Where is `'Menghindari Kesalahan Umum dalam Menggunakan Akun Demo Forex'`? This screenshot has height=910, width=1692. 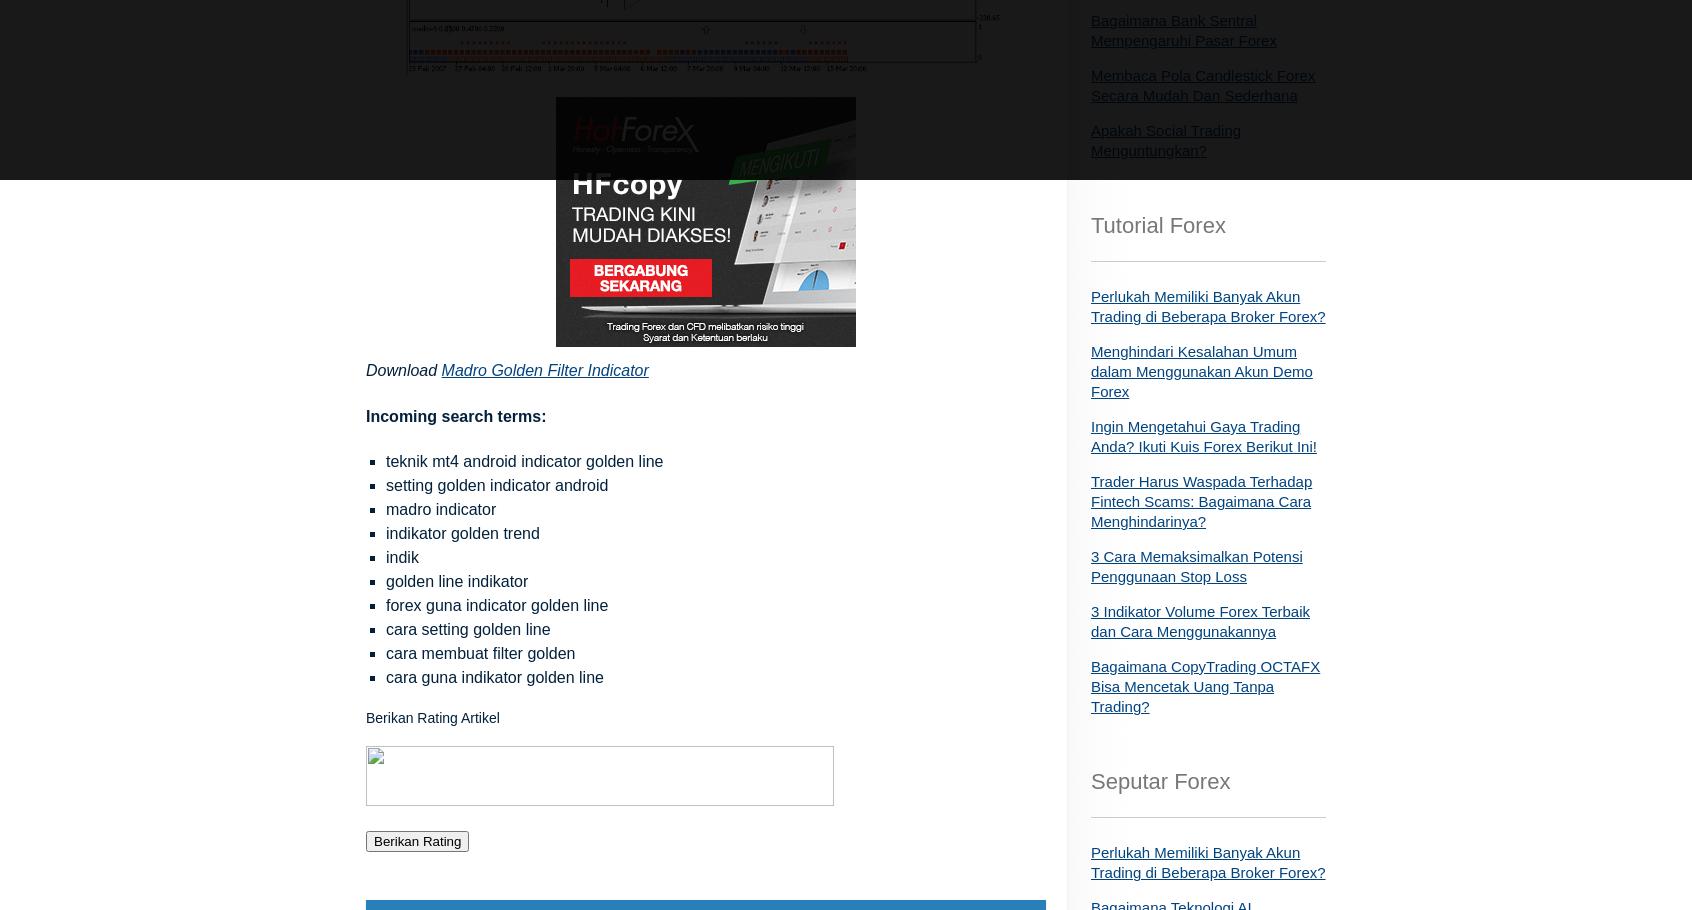
'Menghindari Kesalahan Umum dalam Menggunakan Akun Demo Forex' is located at coordinates (1201, 371).